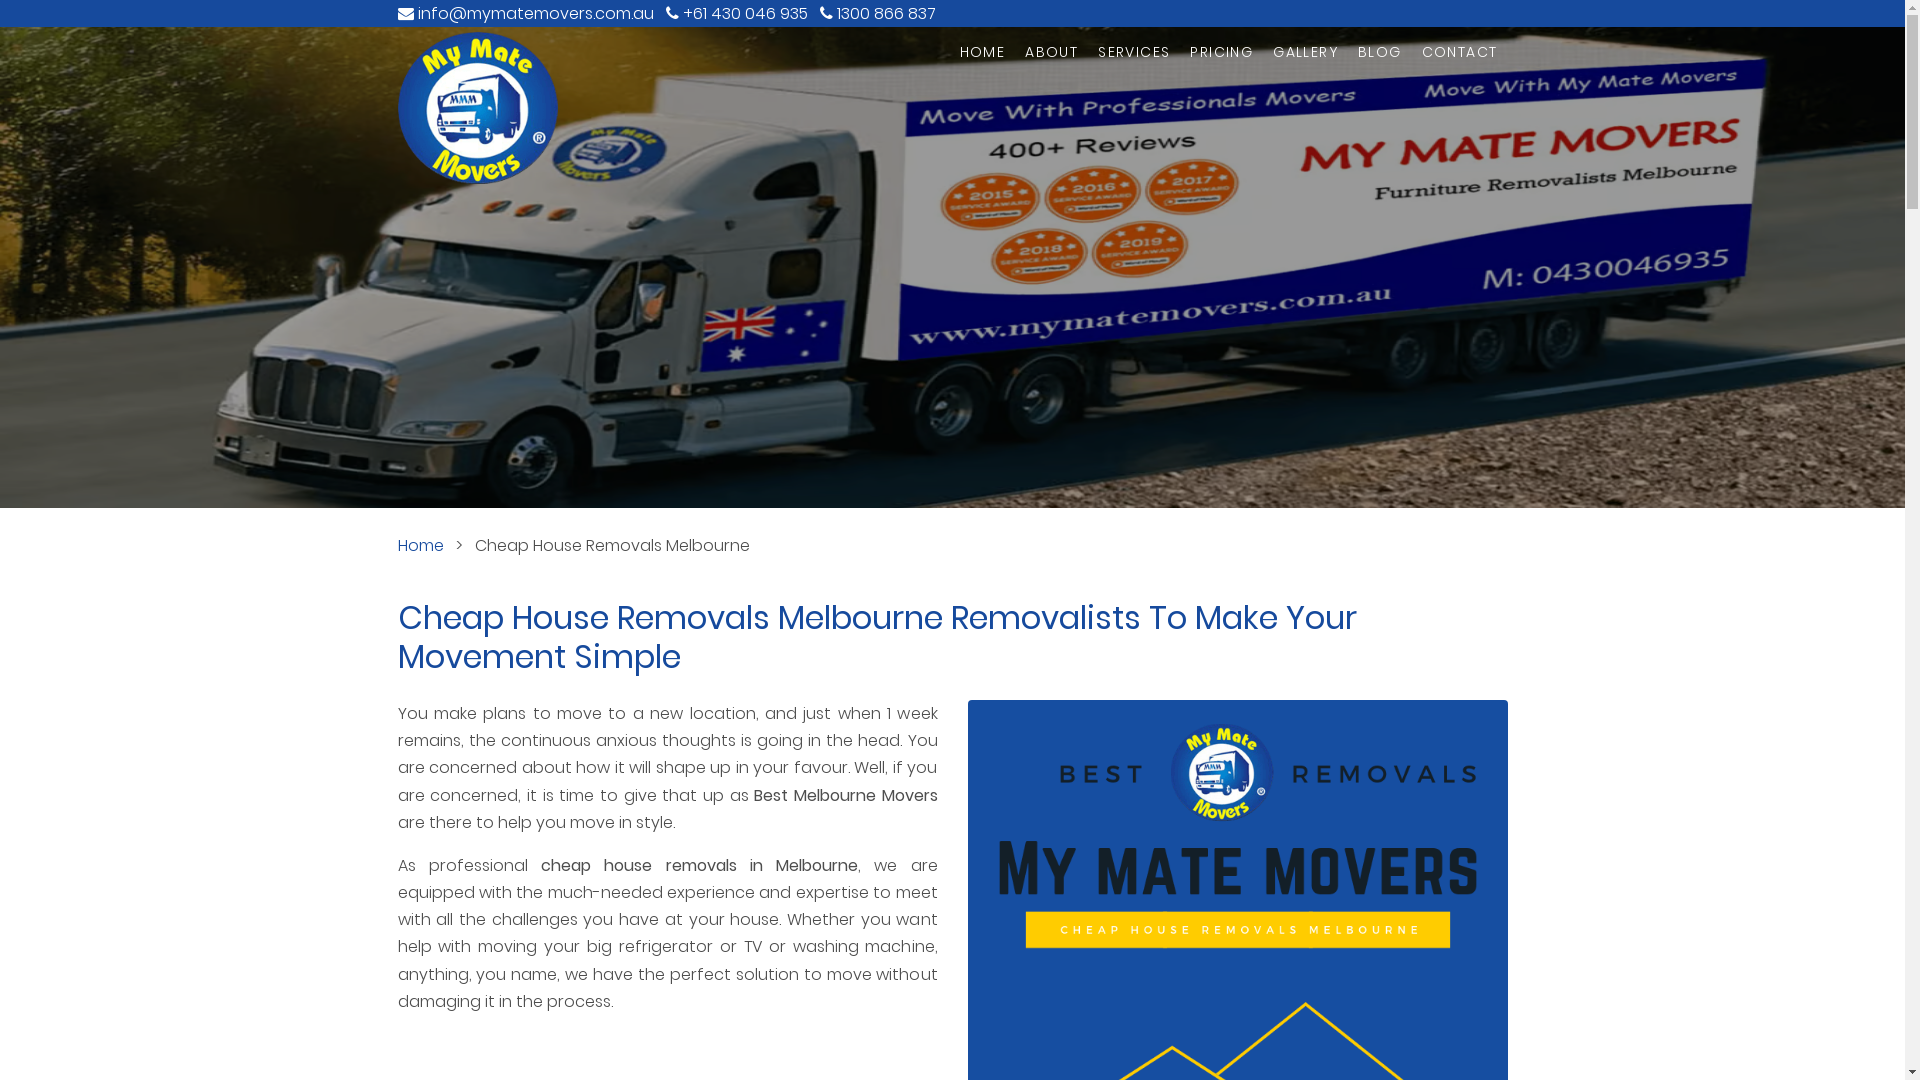 The image size is (1920, 1080). What do you see at coordinates (1305, 50) in the screenshot?
I see `'GALLERY'` at bounding box center [1305, 50].